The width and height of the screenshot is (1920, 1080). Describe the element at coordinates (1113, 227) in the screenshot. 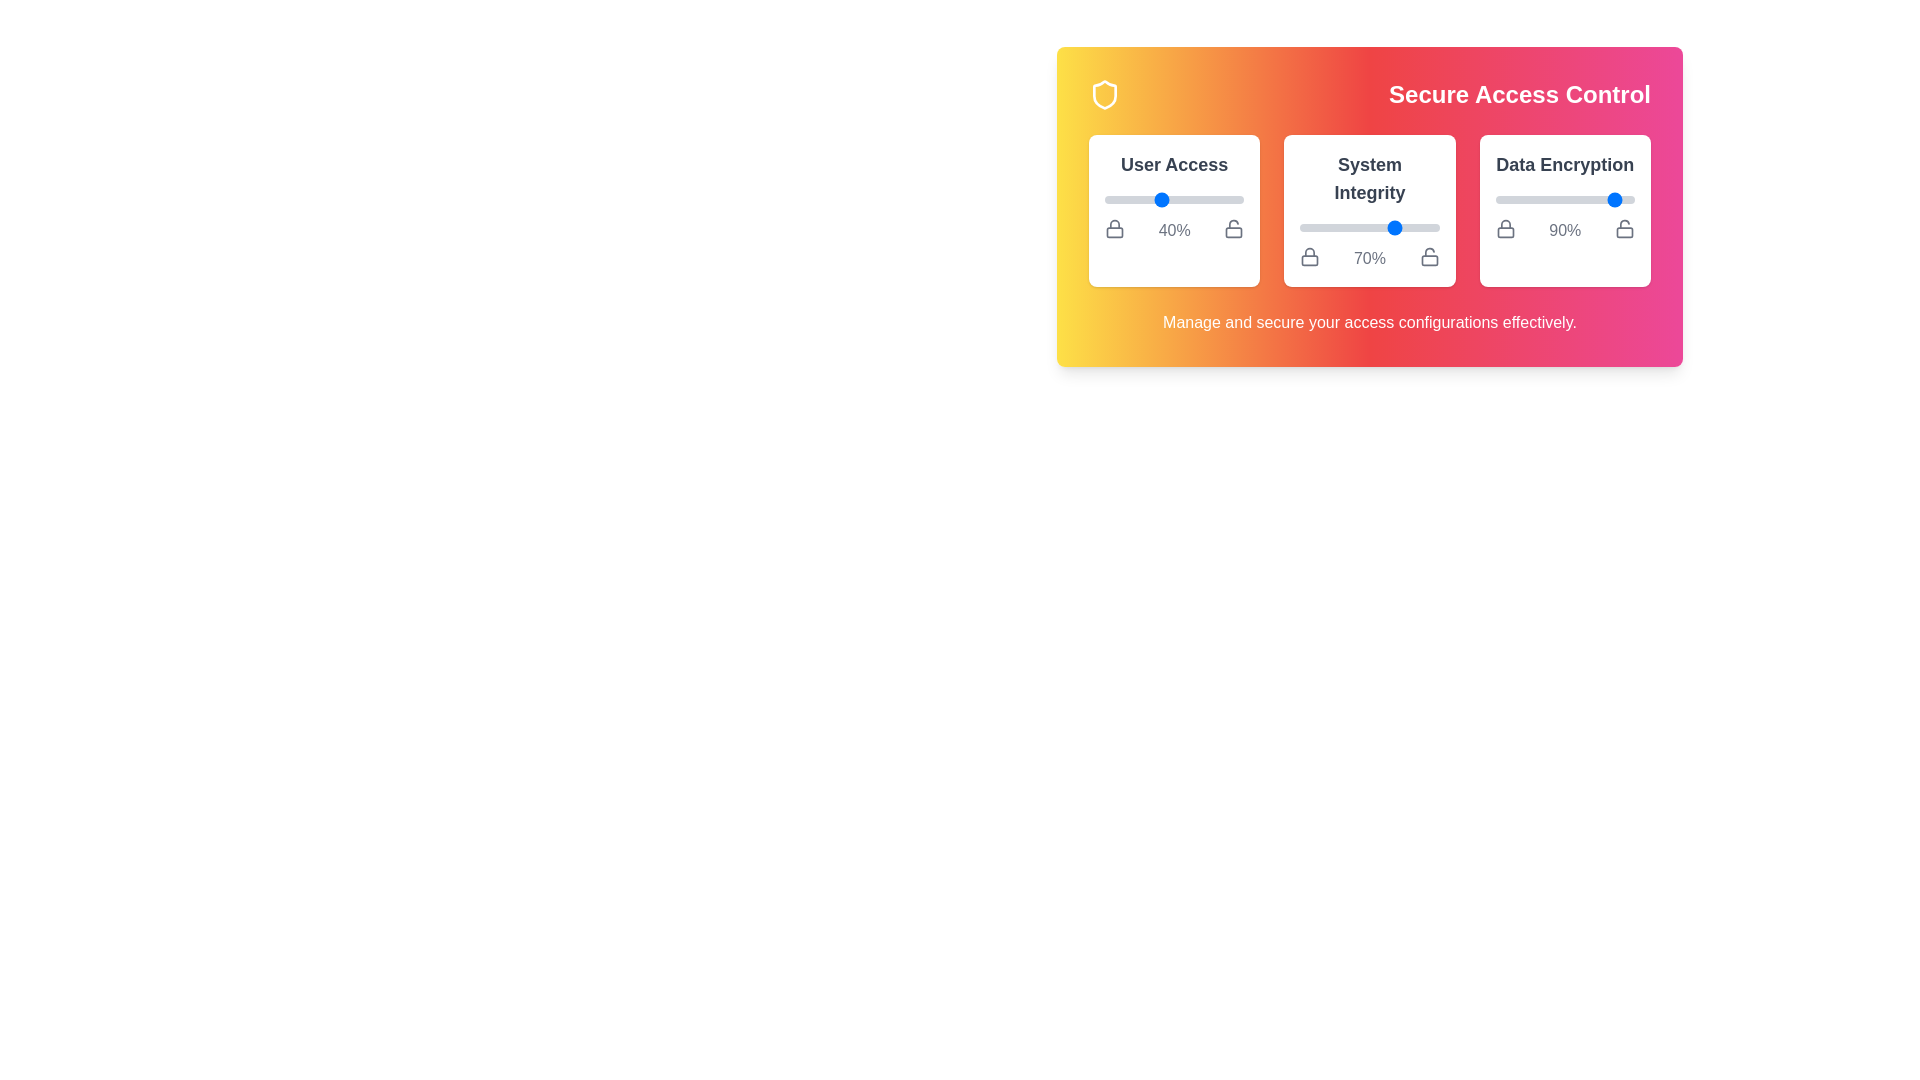

I see `the Lock icon to observe its interaction` at that location.